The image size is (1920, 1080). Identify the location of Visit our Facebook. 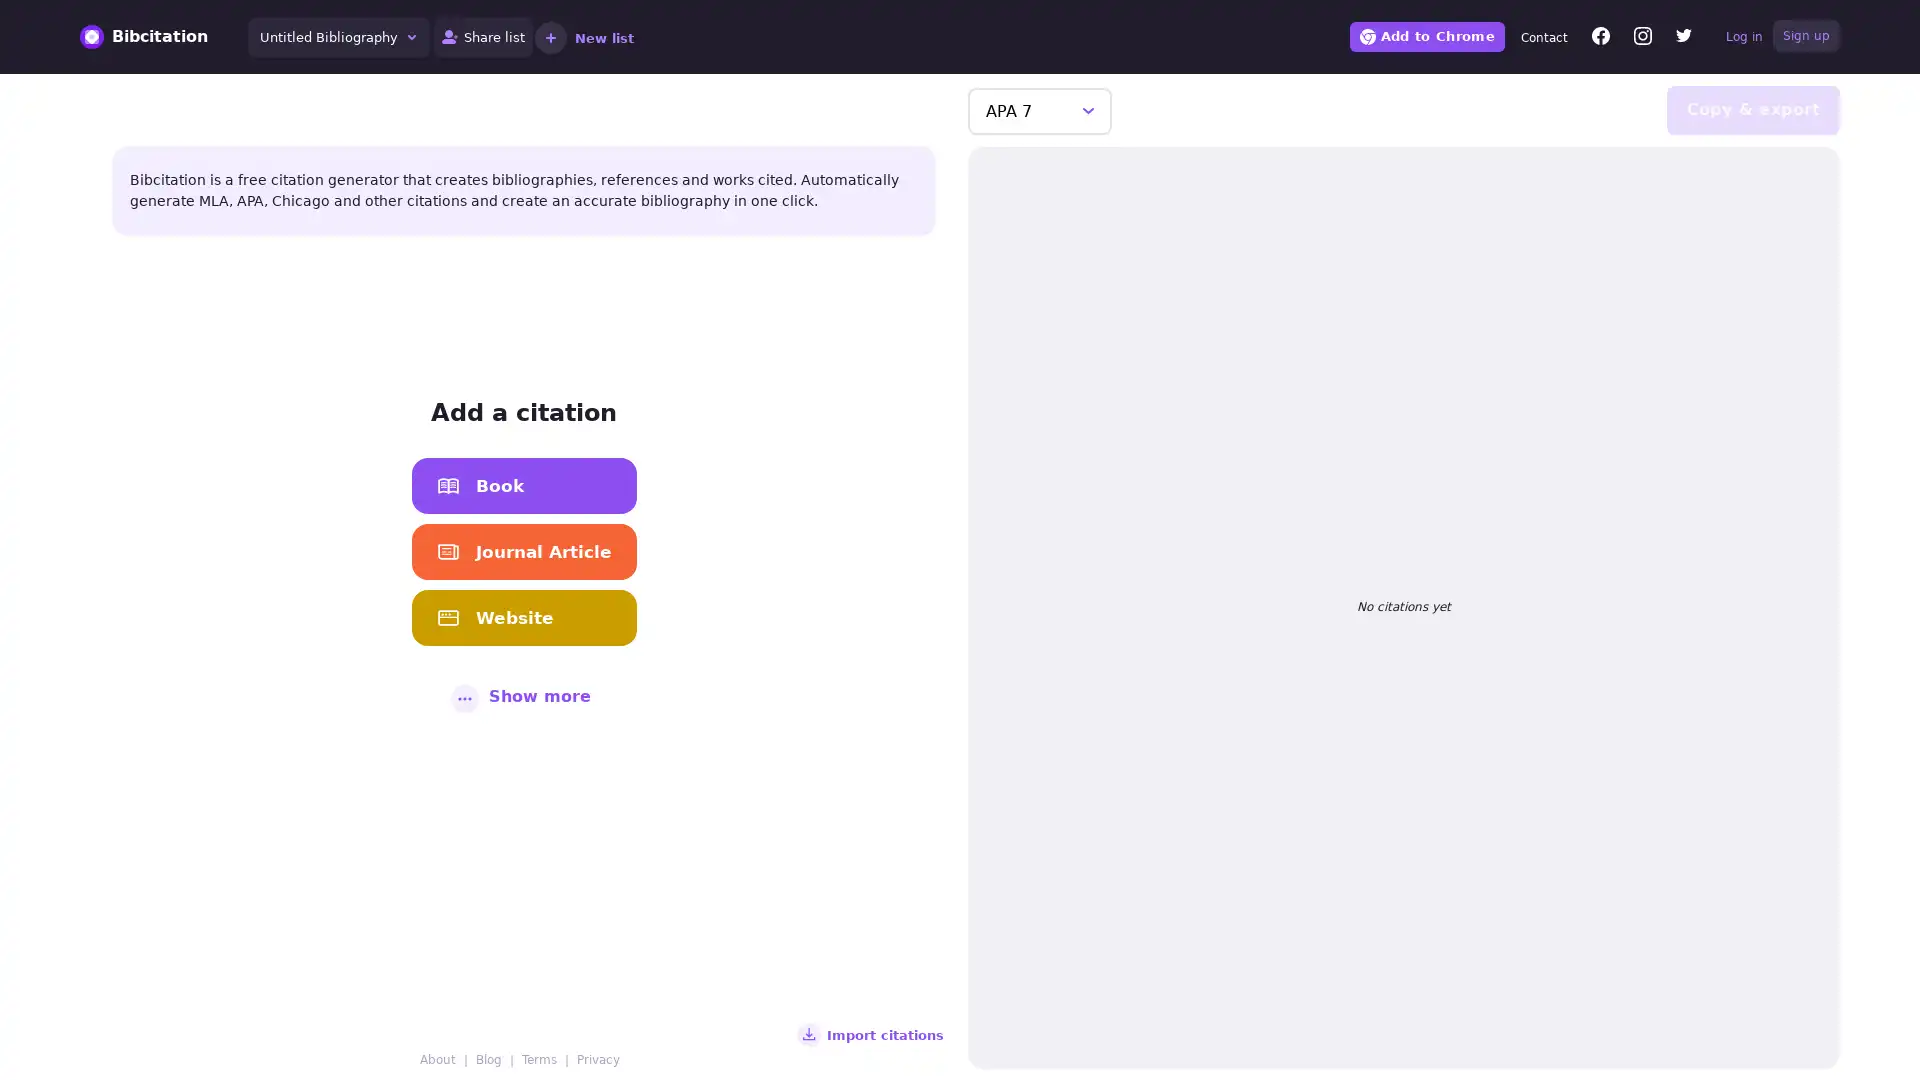
(1601, 38).